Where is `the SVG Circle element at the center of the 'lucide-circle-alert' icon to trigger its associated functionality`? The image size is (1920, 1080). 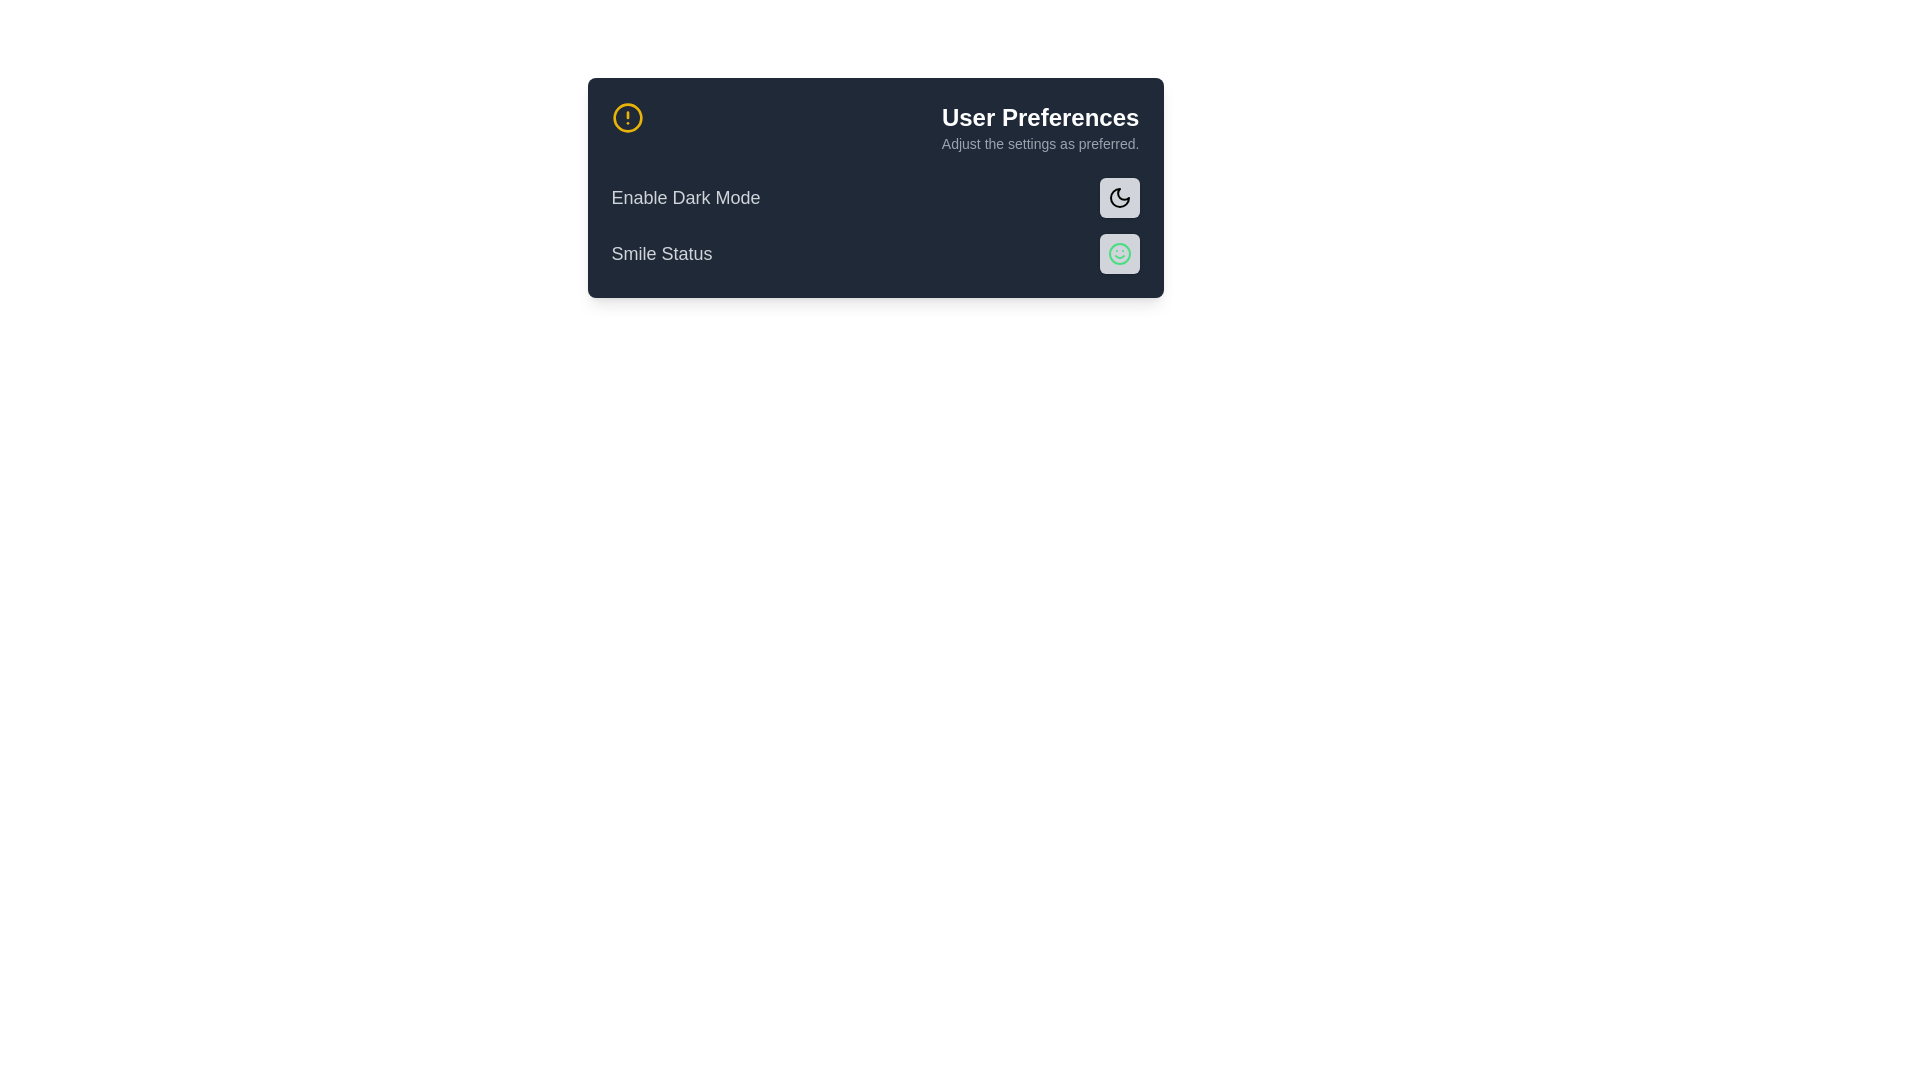
the SVG Circle element at the center of the 'lucide-circle-alert' icon to trigger its associated functionality is located at coordinates (626, 118).